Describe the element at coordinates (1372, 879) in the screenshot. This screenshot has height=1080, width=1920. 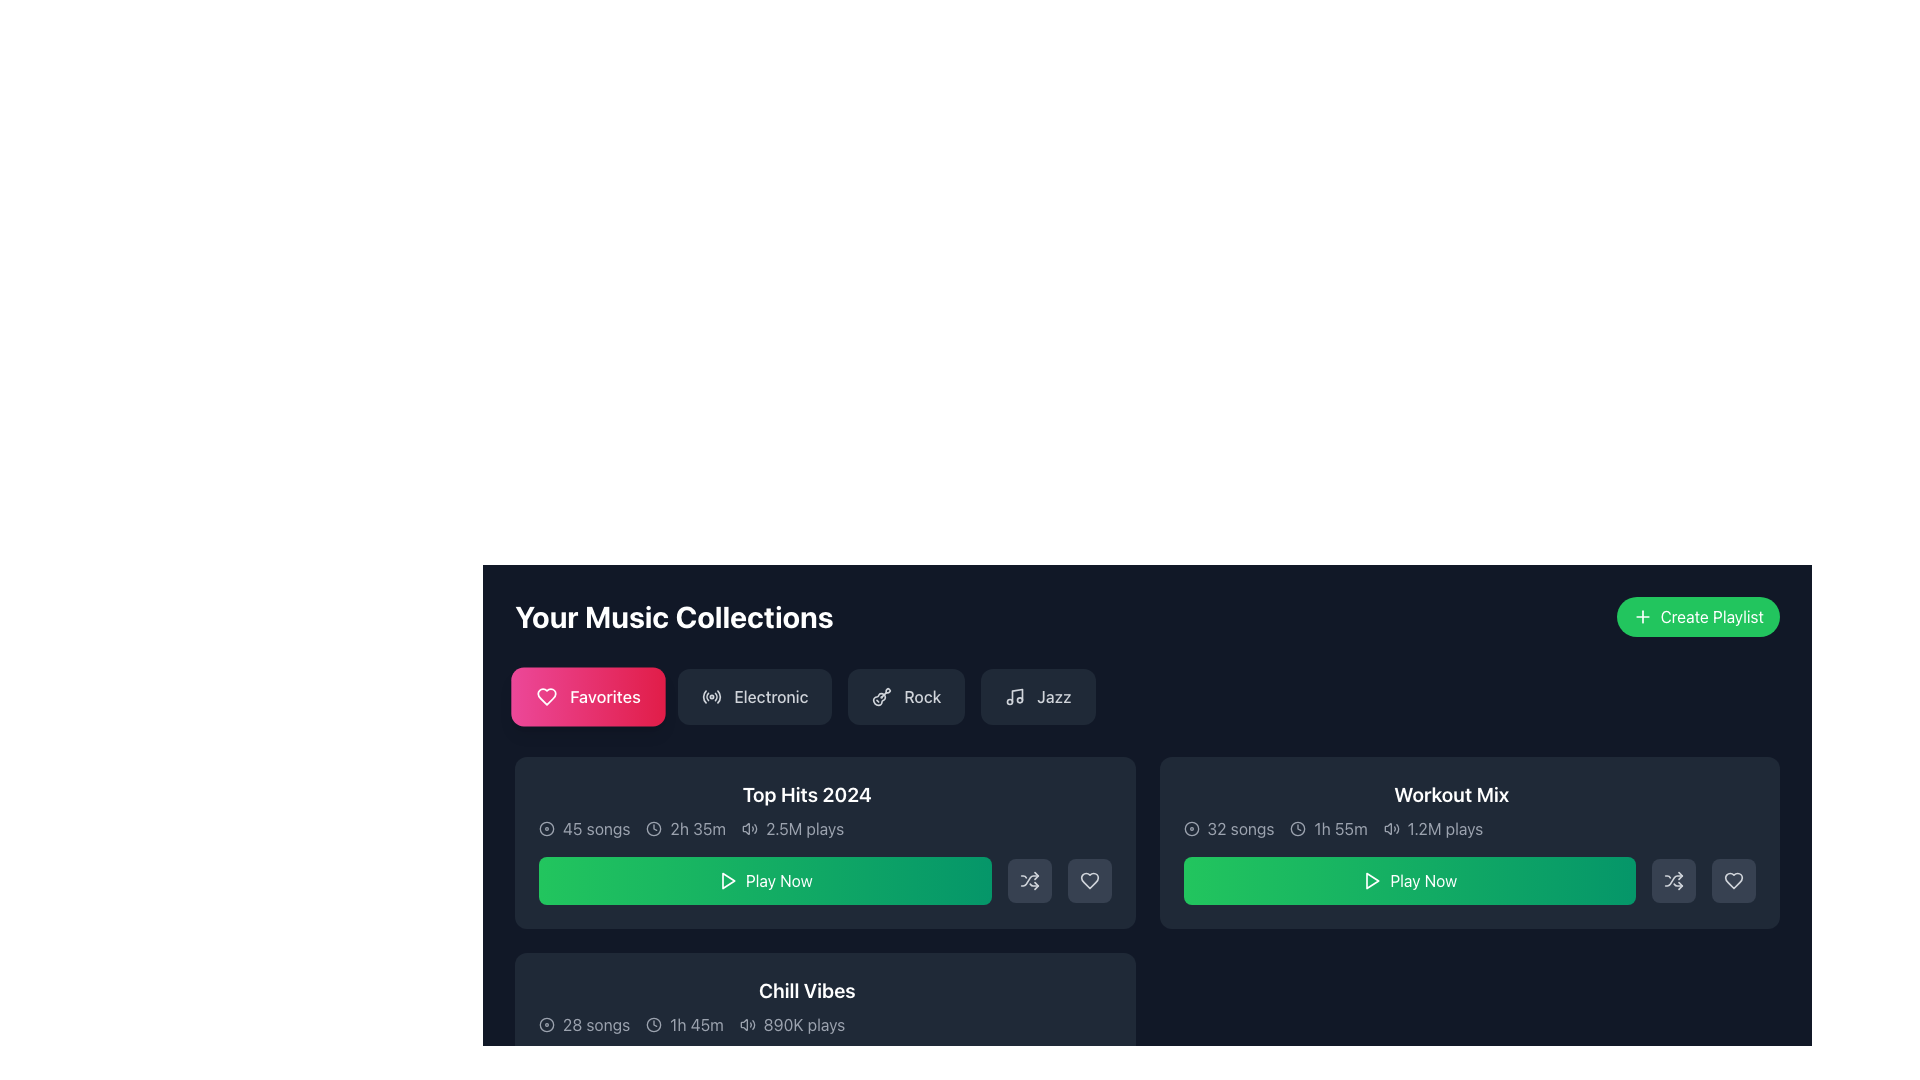
I see `the Play button icon (triangular symbol) in the center of the green 'Play Now' button within the 'Workout Mix' card to initiate playback of the associated content` at that location.